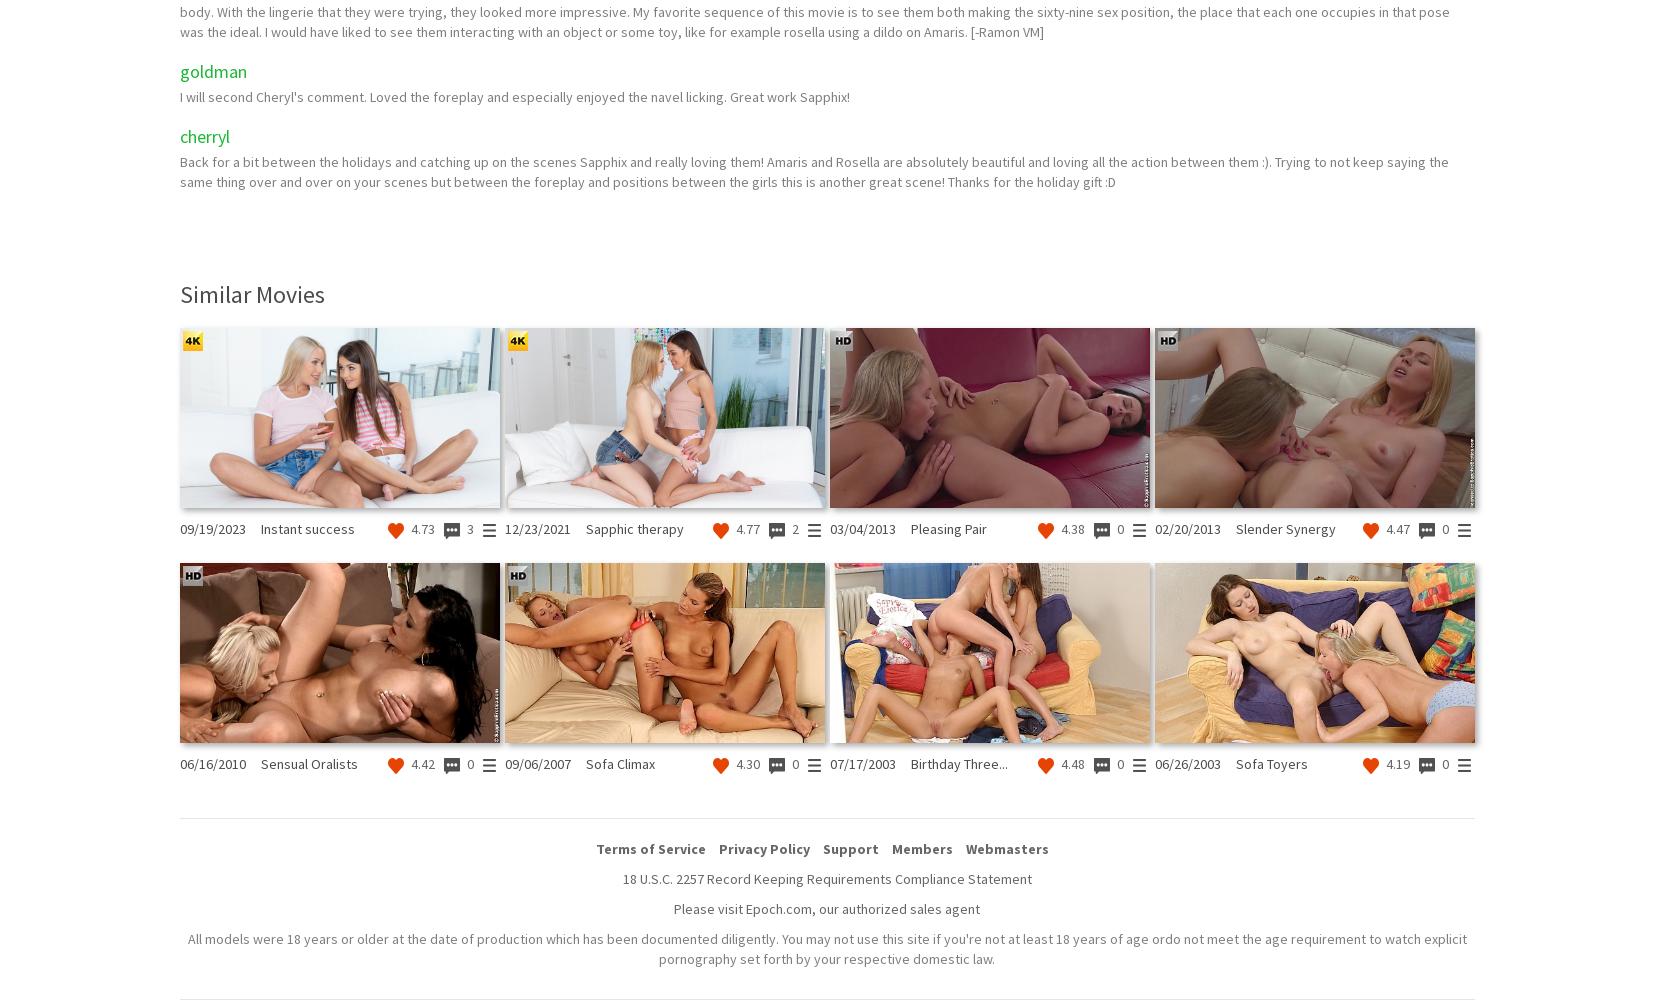 This screenshot has width=1654, height=1000. Describe the element at coordinates (307, 764) in the screenshot. I see `'Sensual Oralists'` at that location.